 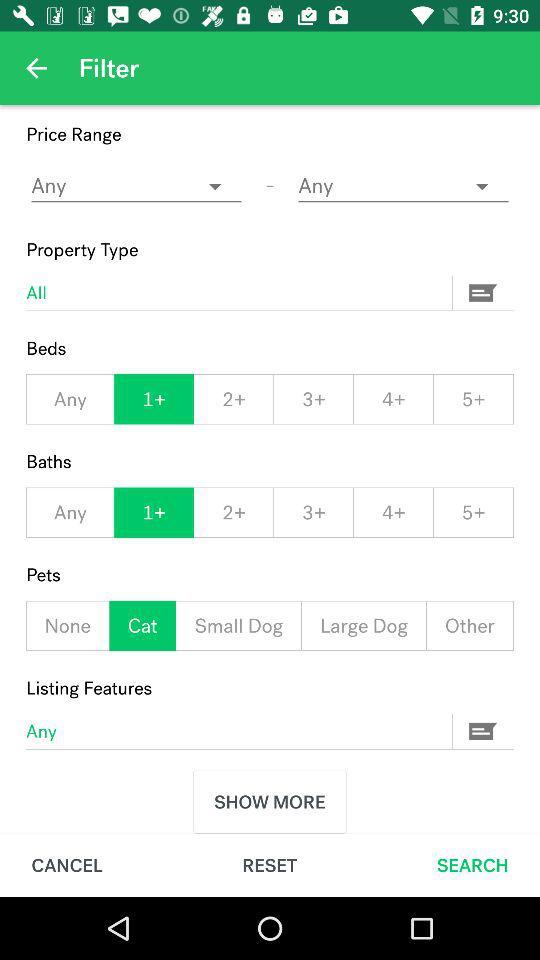 I want to click on the option on the right next to the first option 2 on the web page, so click(x=314, y=398).